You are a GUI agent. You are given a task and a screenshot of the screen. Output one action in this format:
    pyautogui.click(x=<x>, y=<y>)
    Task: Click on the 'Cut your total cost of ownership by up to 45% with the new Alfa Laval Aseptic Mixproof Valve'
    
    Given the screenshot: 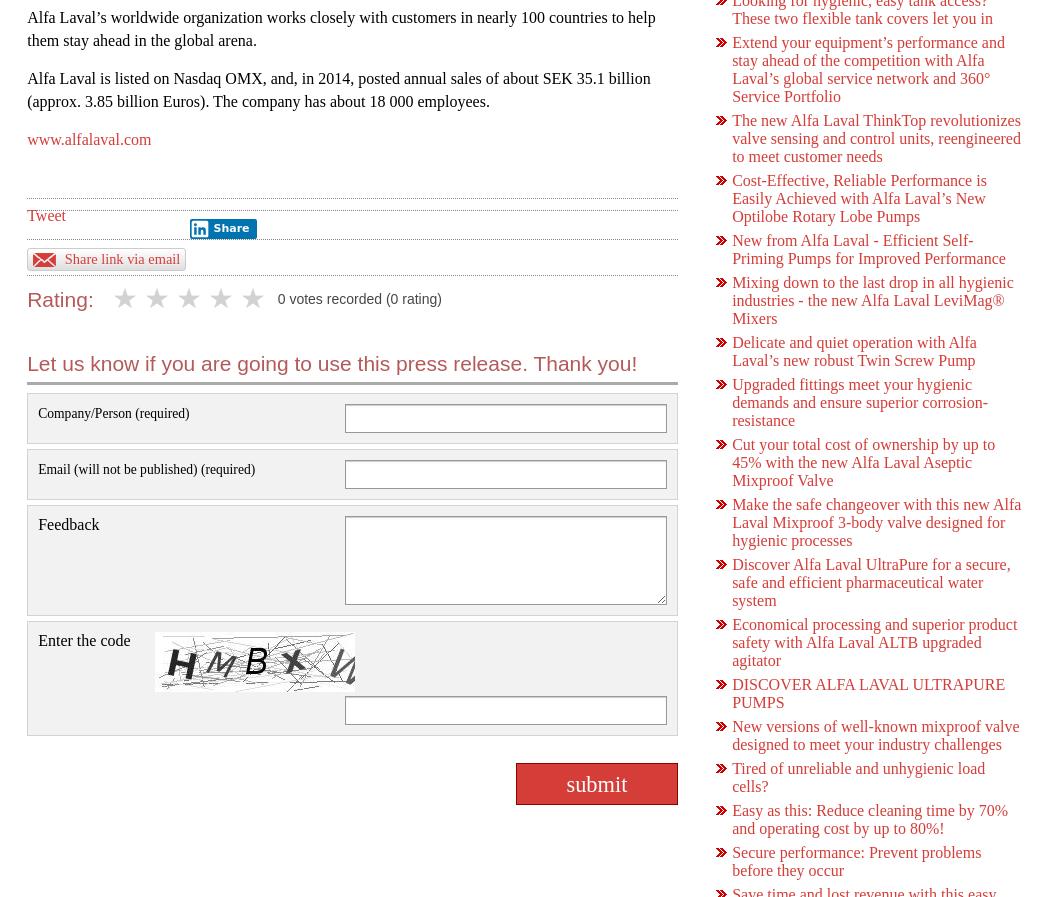 What is the action you would take?
    pyautogui.click(x=730, y=462)
    